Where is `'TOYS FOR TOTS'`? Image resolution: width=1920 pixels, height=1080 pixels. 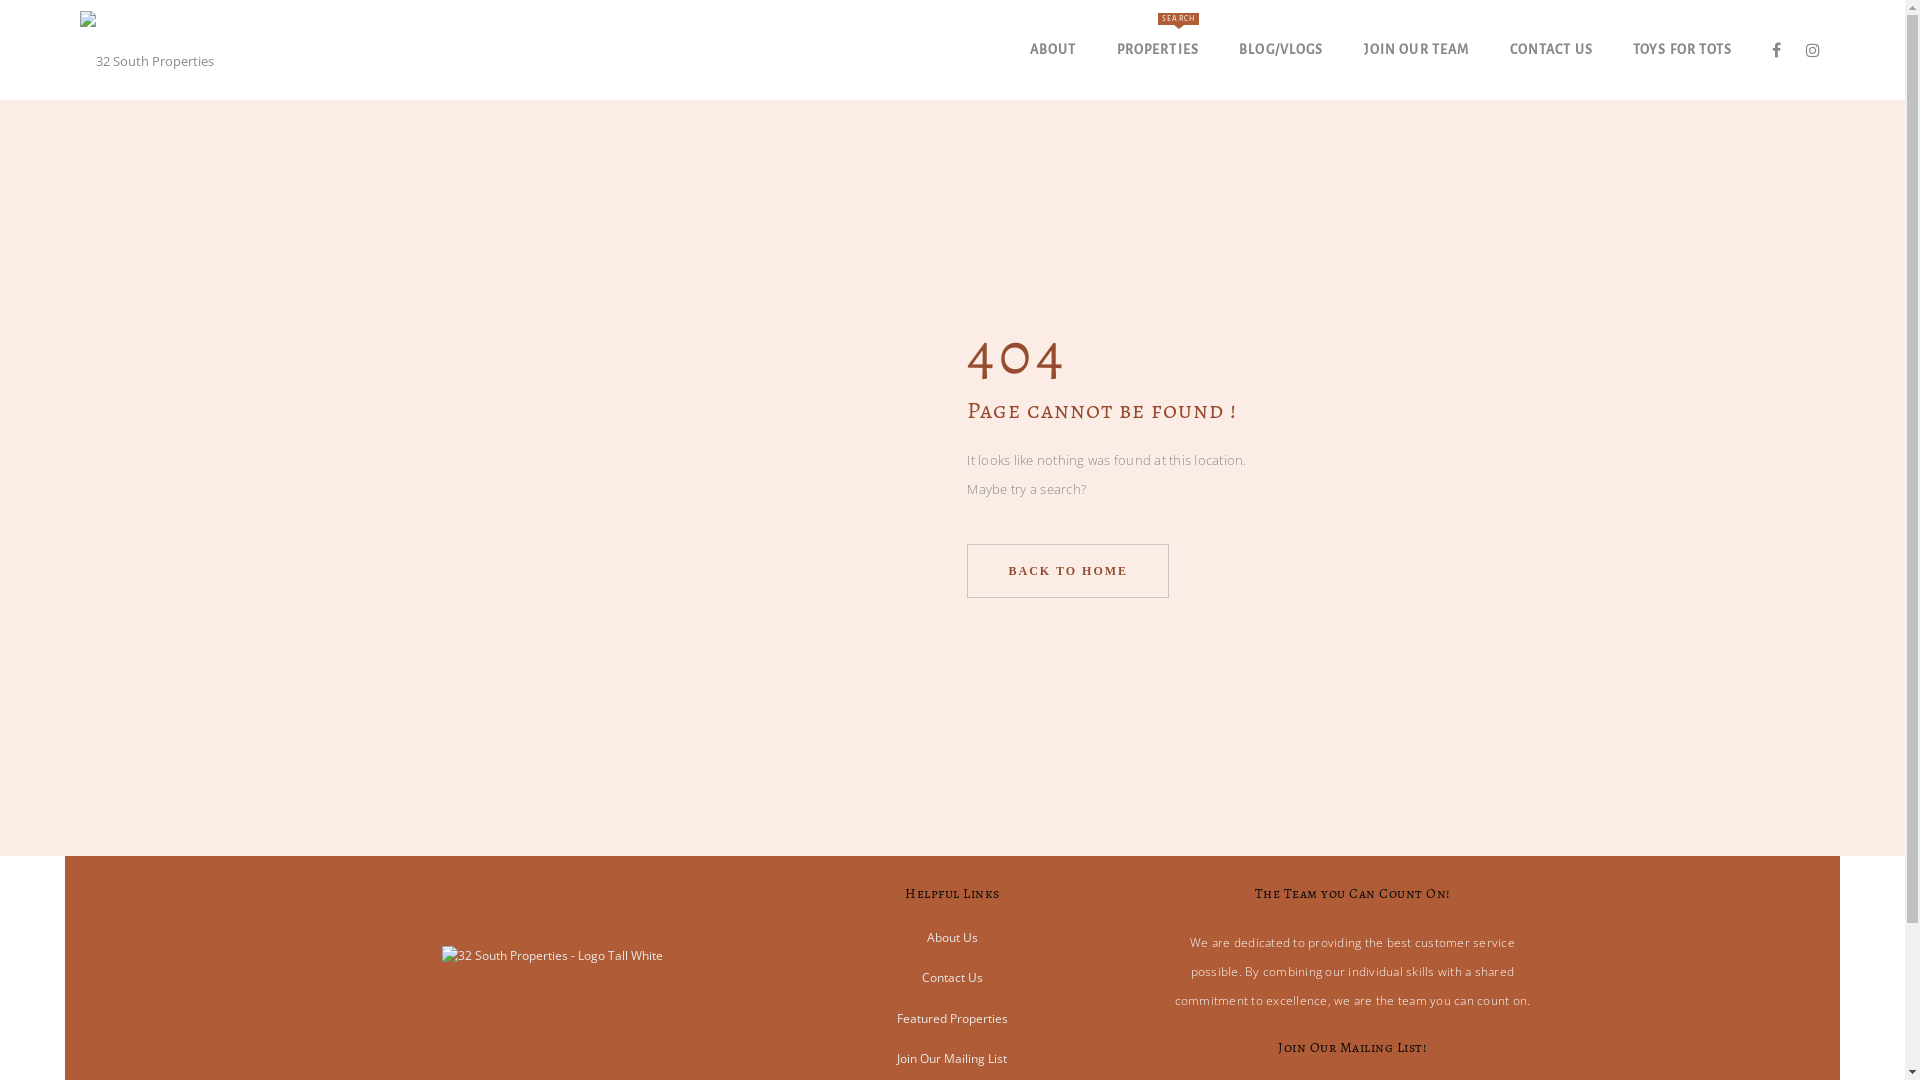 'TOYS FOR TOTS' is located at coordinates (1681, 49).